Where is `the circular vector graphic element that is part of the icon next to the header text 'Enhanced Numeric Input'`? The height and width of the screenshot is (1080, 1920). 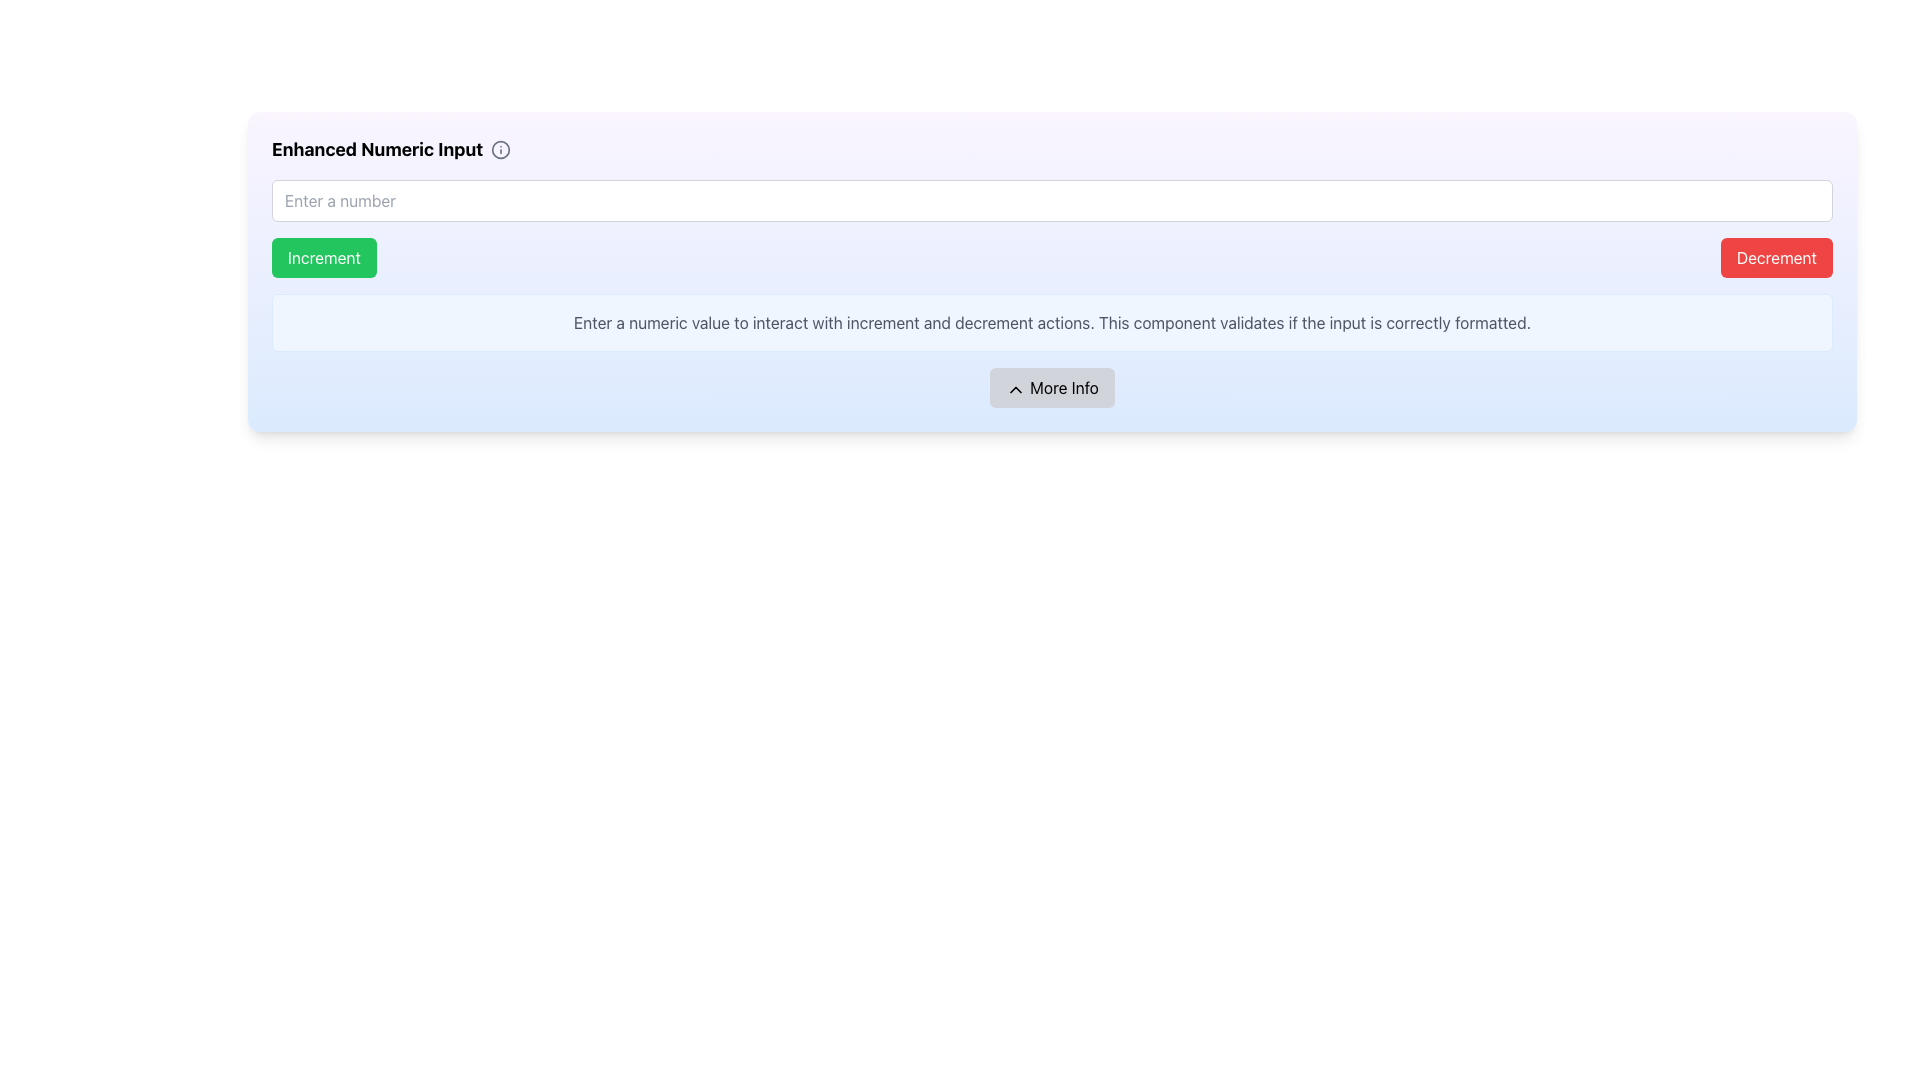 the circular vector graphic element that is part of the icon next to the header text 'Enhanced Numeric Input' is located at coordinates (501, 149).